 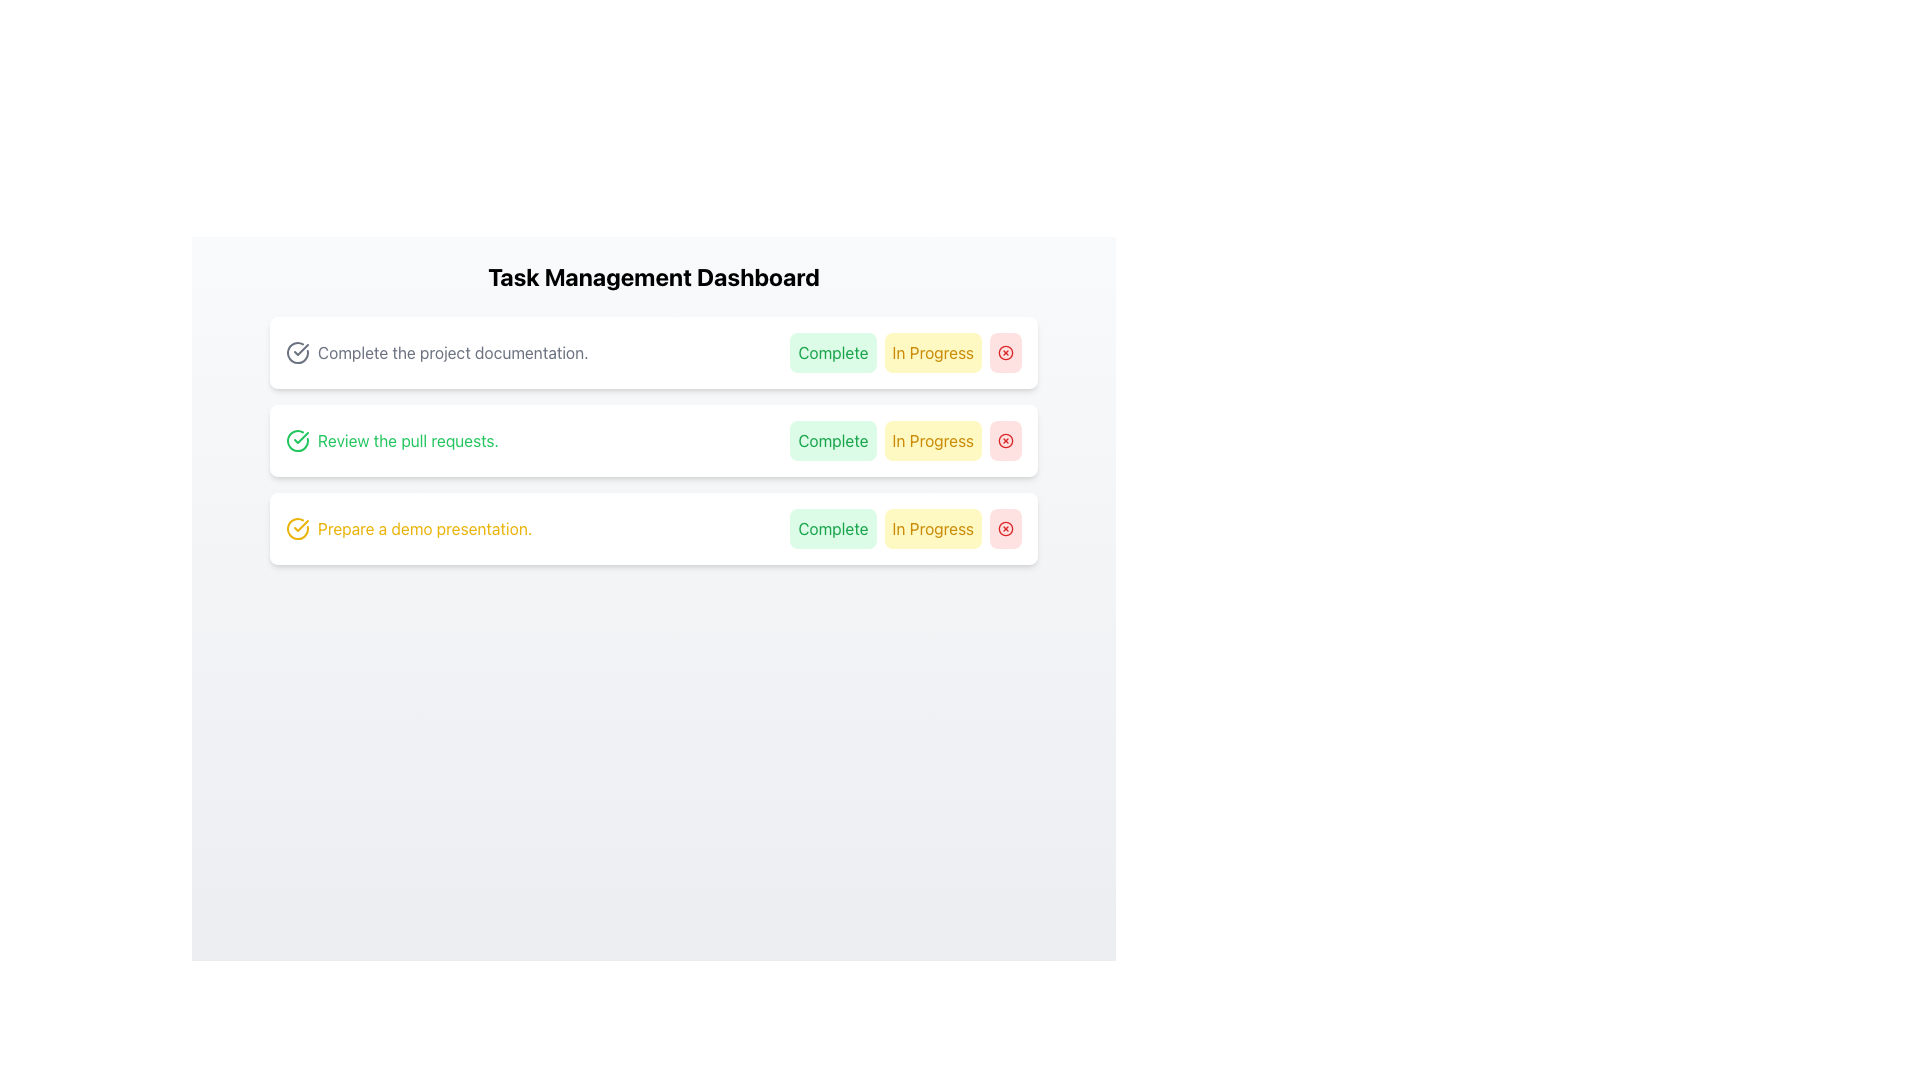 What do you see at coordinates (932, 527) in the screenshot?
I see `the 'In Progress' button, which is a rectangular button with rounded corners, light yellow background, and orange text, located in the third task row of the task management dashboard` at bounding box center [932, 527].